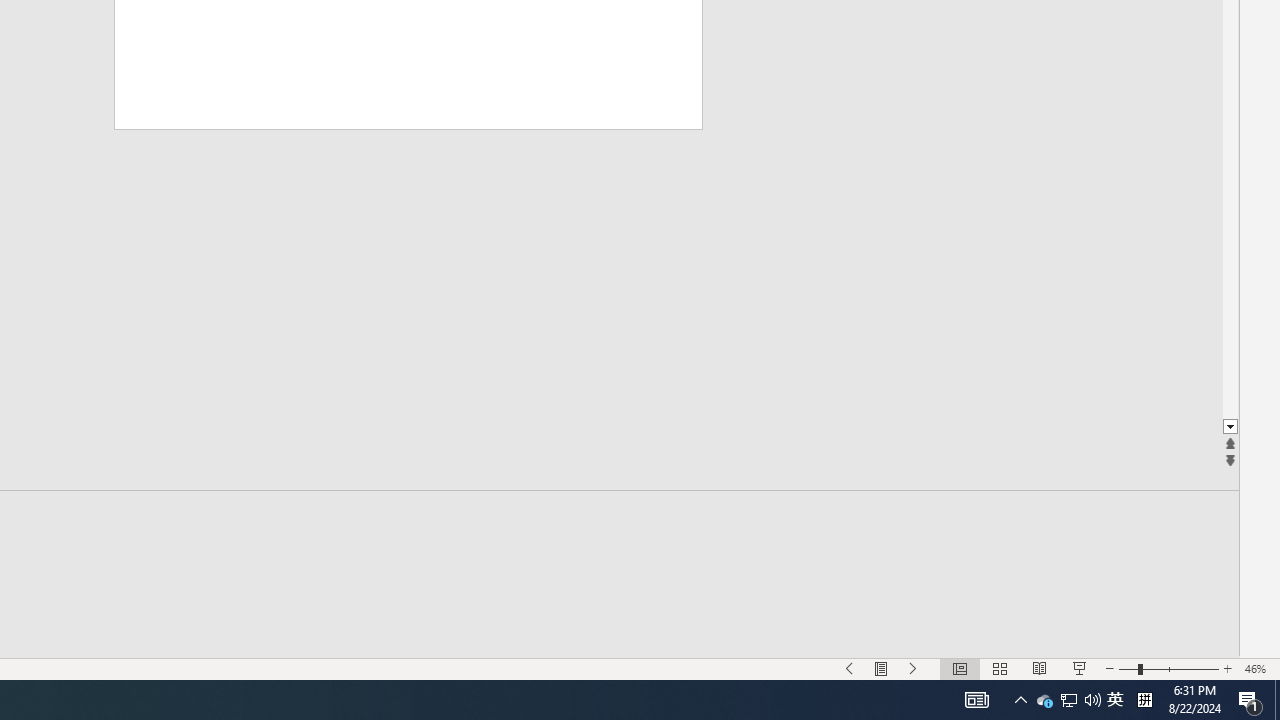  I want to click on 'User Promoted Notification Area', so click(1067, 698).